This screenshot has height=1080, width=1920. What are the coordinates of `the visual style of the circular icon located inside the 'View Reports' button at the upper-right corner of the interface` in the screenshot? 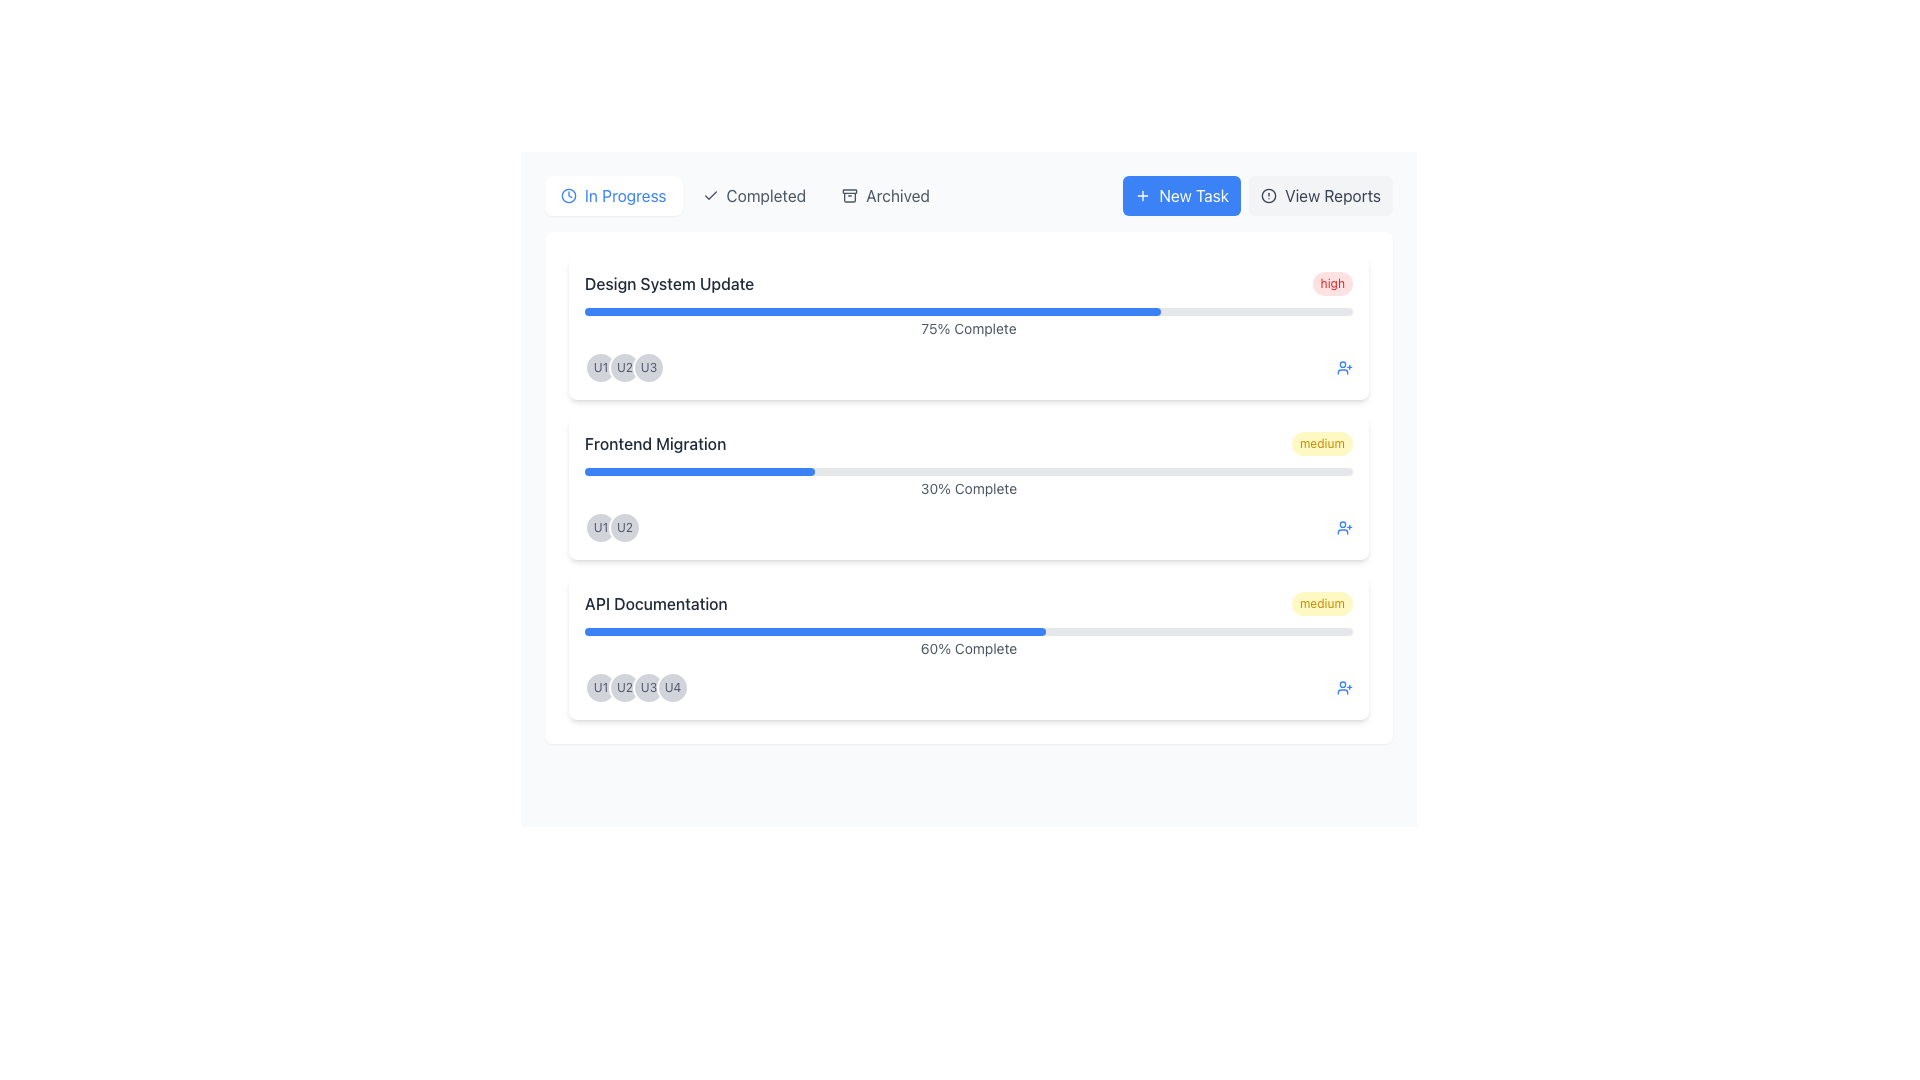 It's located at (1268, 196).